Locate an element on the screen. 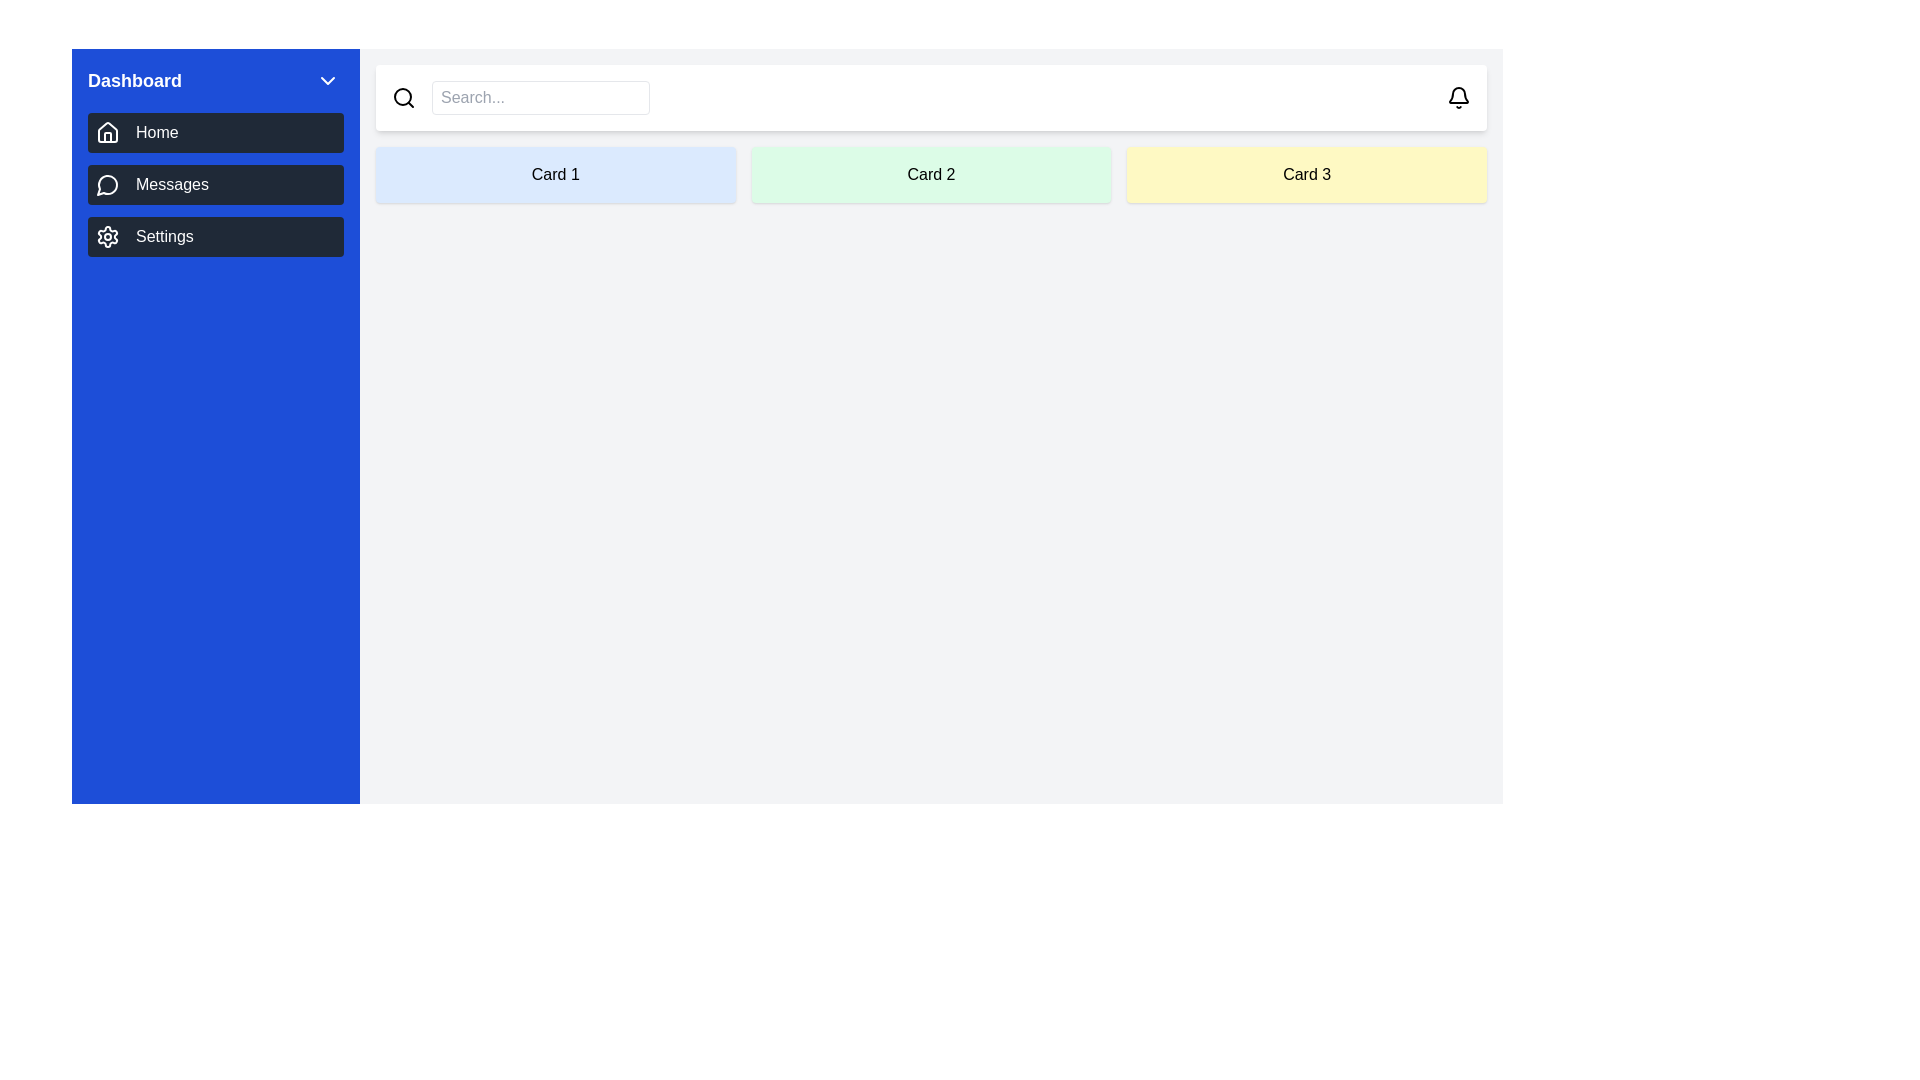 This screenshot has height=1080, width=1920. Card 2 in the grid layout component is located at coordinates (930, 173).